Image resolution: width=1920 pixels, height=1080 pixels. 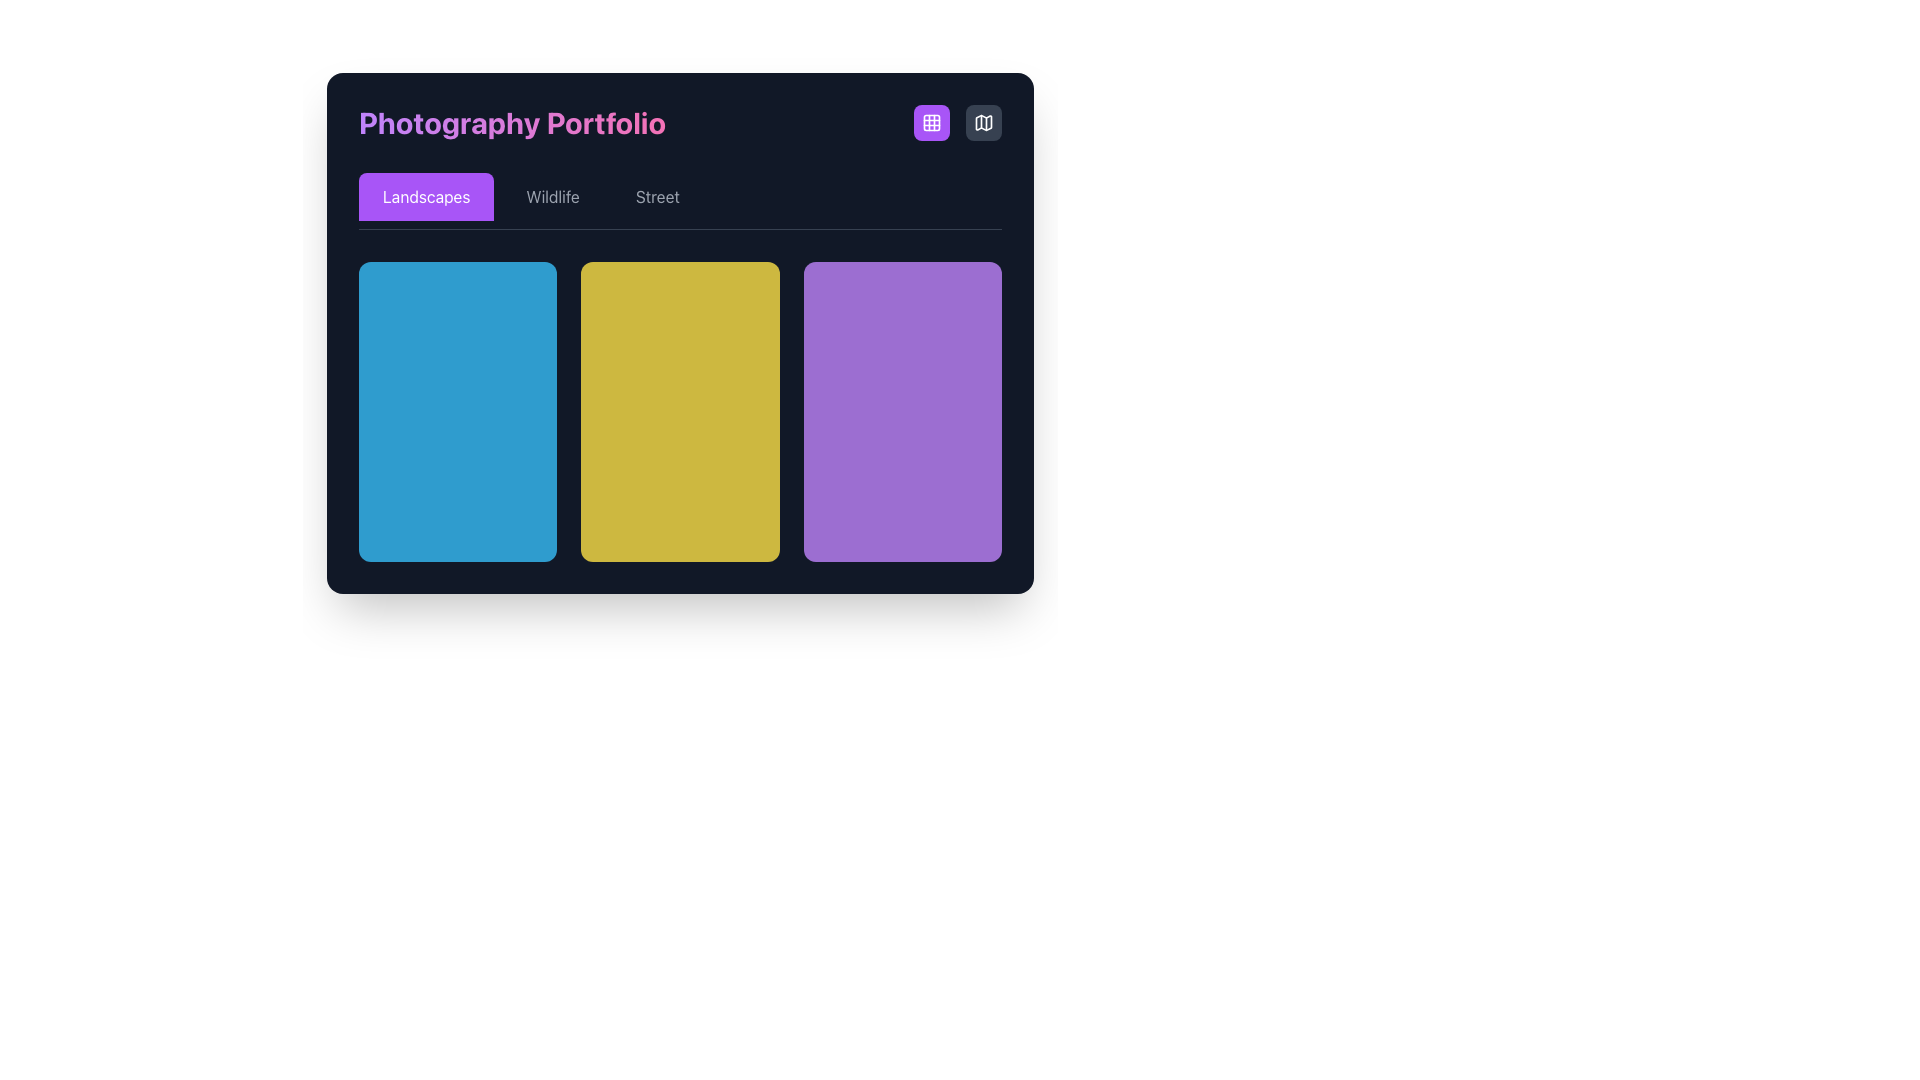 What do you see at coordinates (930, 123) in the screenshot?
I see `the small rectangular shape with rounded corners that is centrally located within the grid icon at the top-right corner of the interface` at bounding box center [930, 123].